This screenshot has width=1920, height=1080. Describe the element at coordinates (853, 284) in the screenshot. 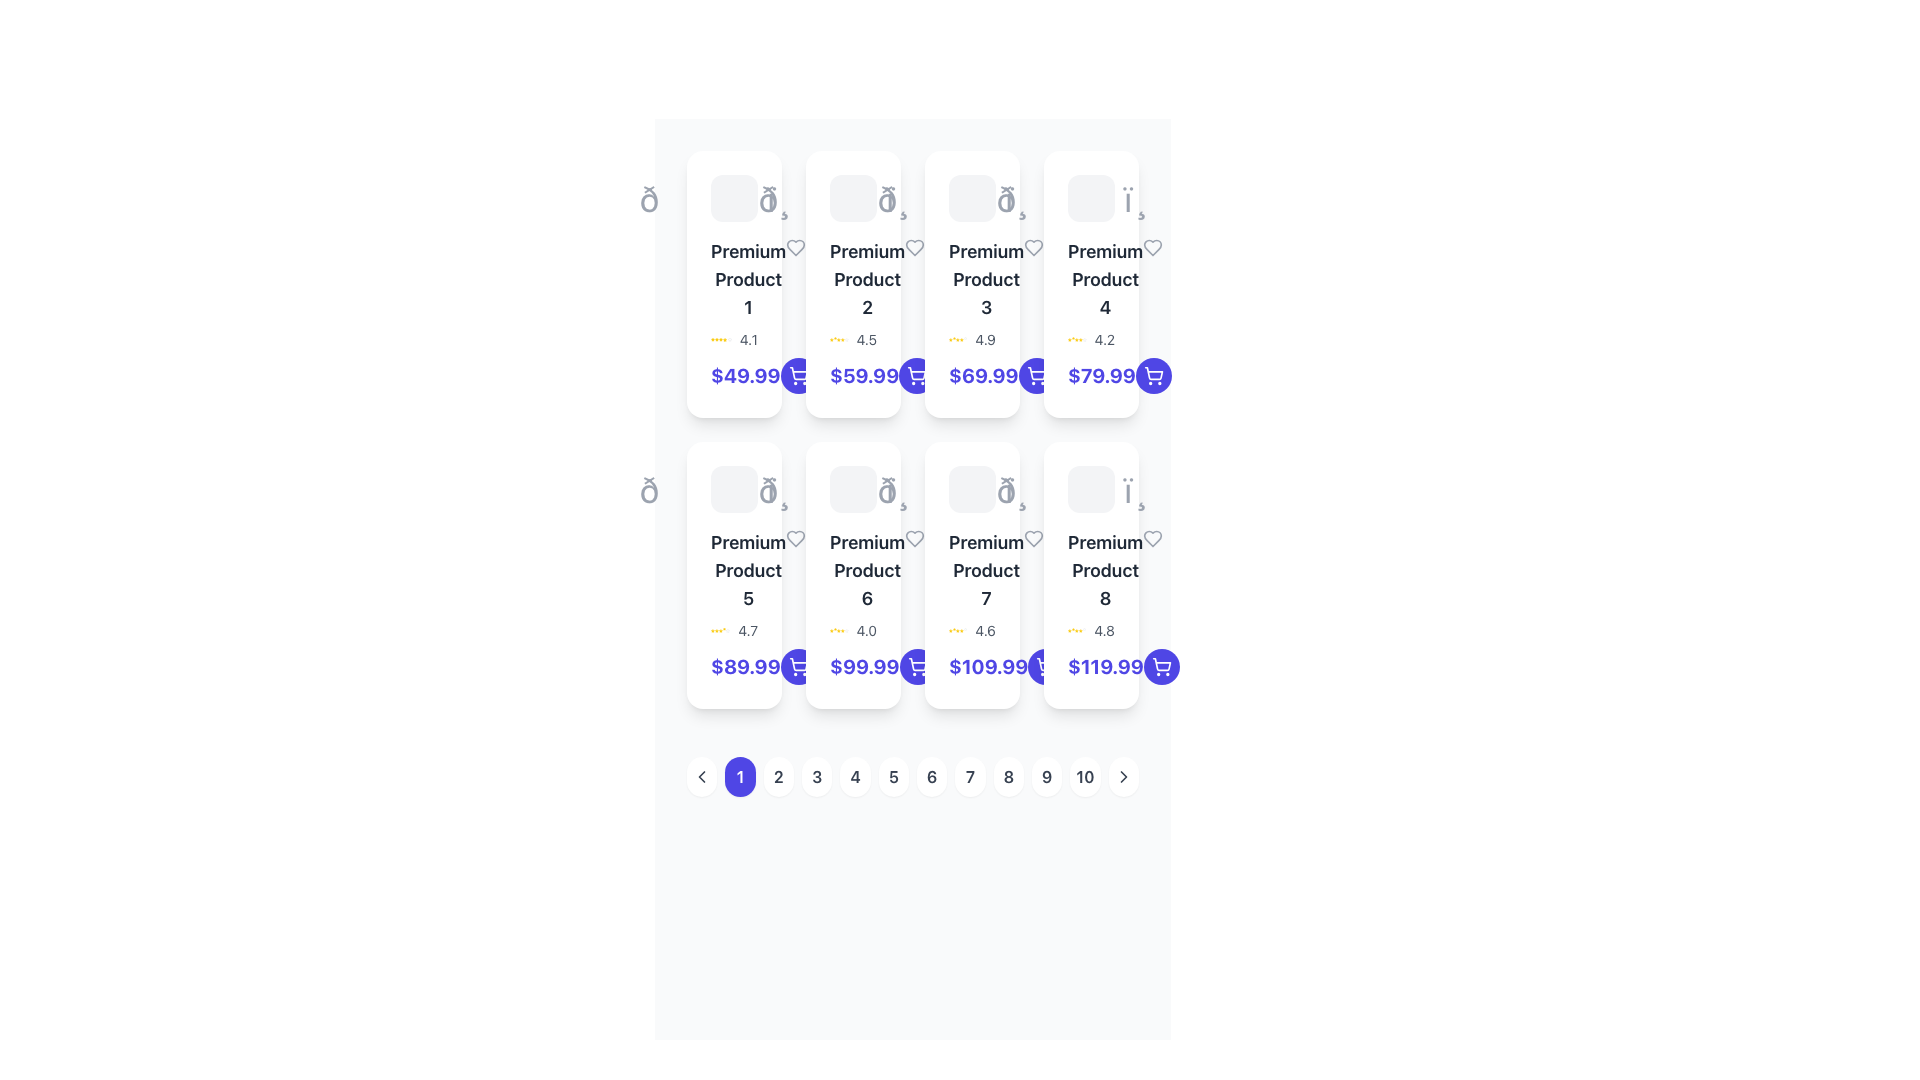

I see `the product name displayed on the product display card located in the first row of the grid layout, which is the second item in the row, surrounded by 'Premium Product 1' and 'Premium Product 3'` at that location.